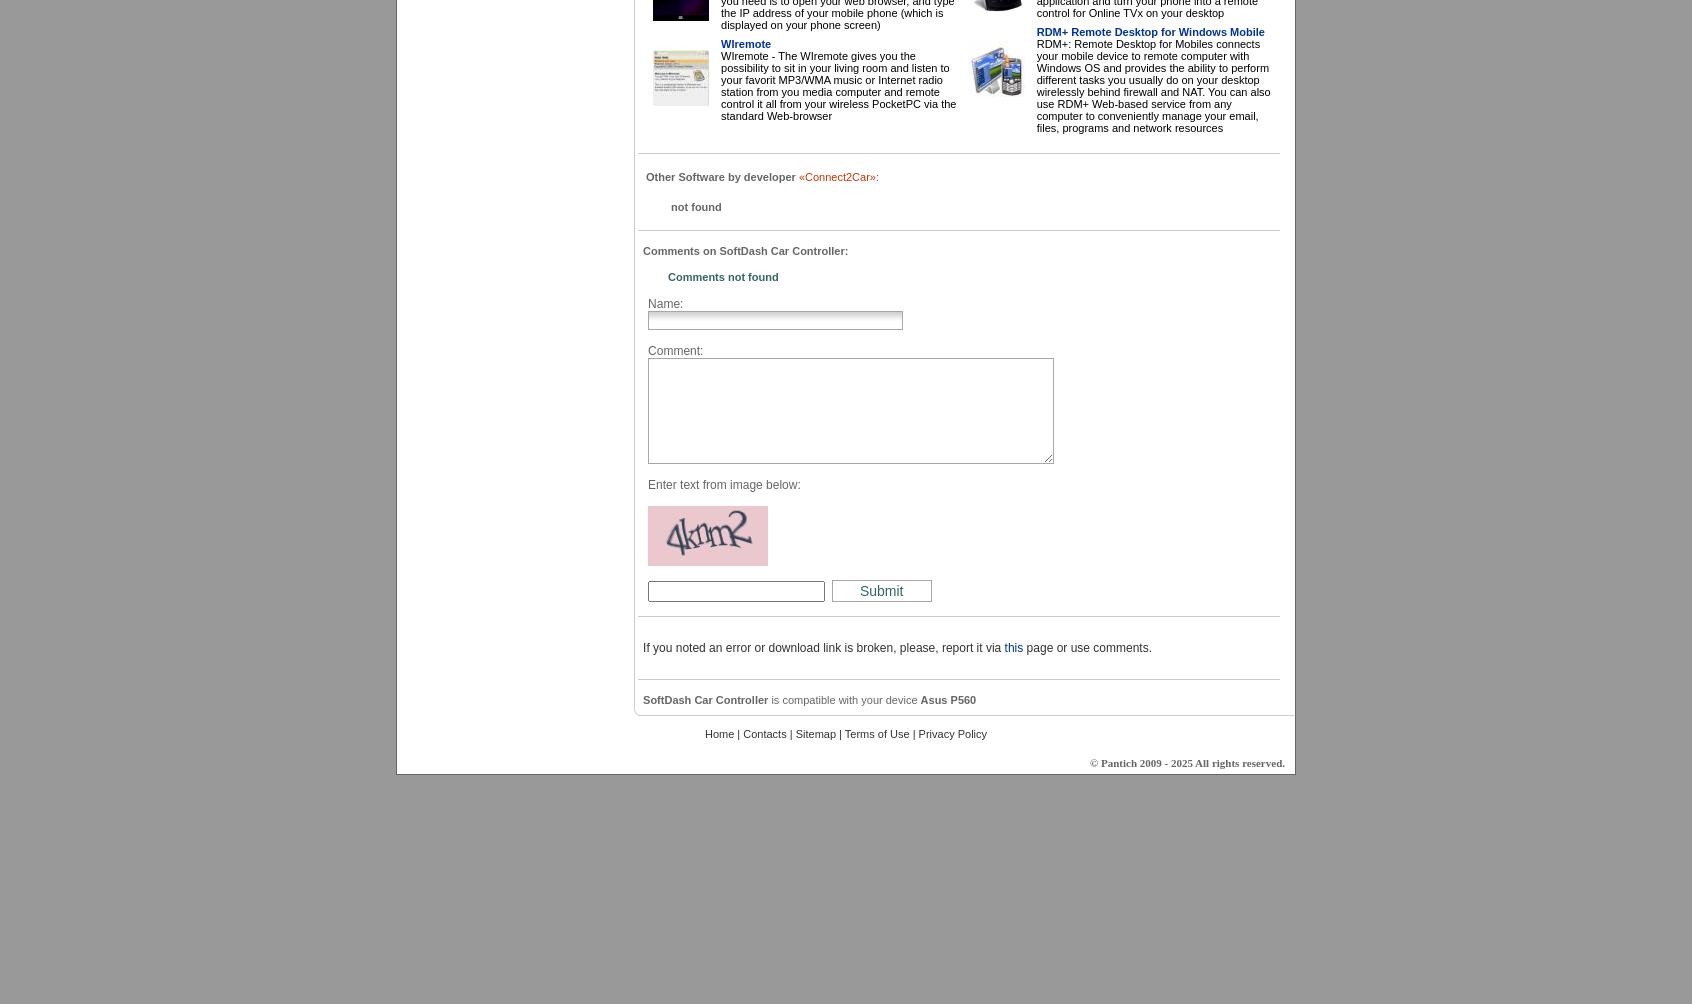 This screenshot has height=1004, width=1692. I want to click on 'not found', so click(695, 206).